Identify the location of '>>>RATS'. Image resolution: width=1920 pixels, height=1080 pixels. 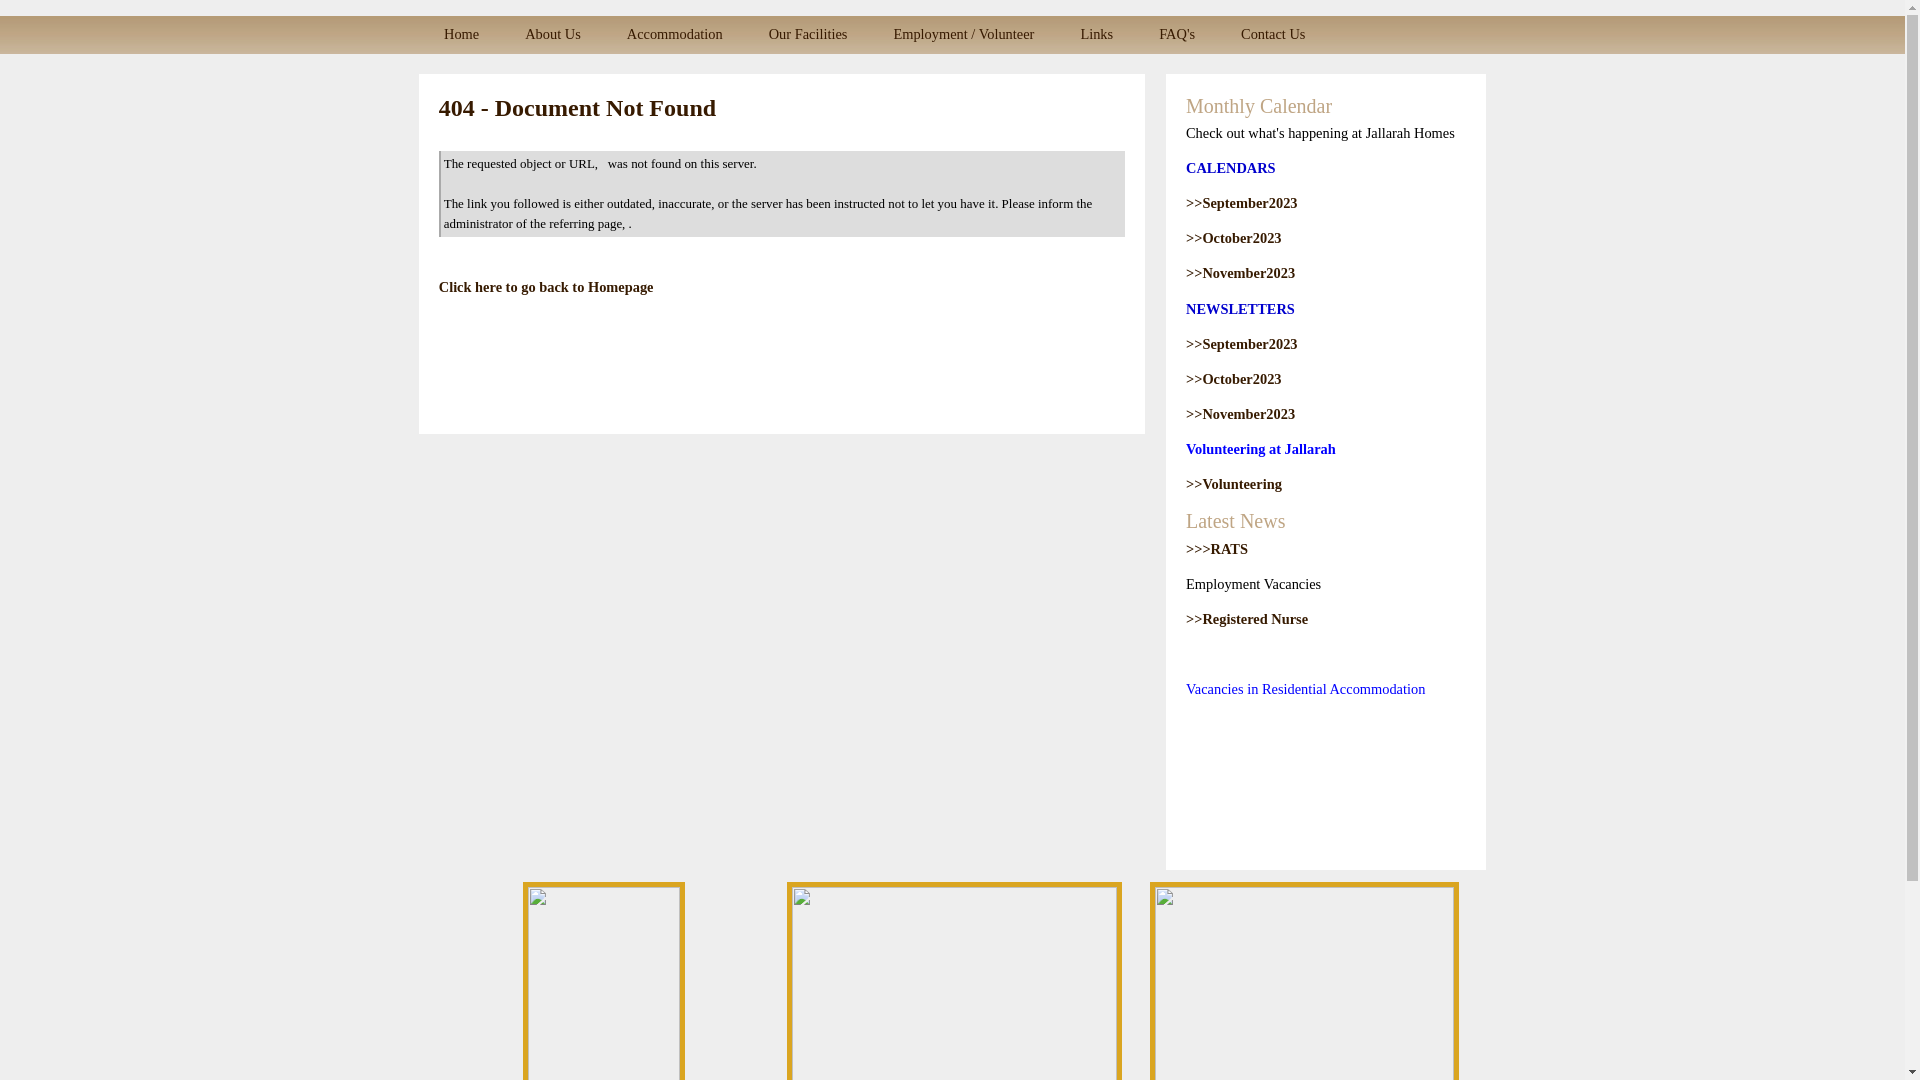
(1216, 548).